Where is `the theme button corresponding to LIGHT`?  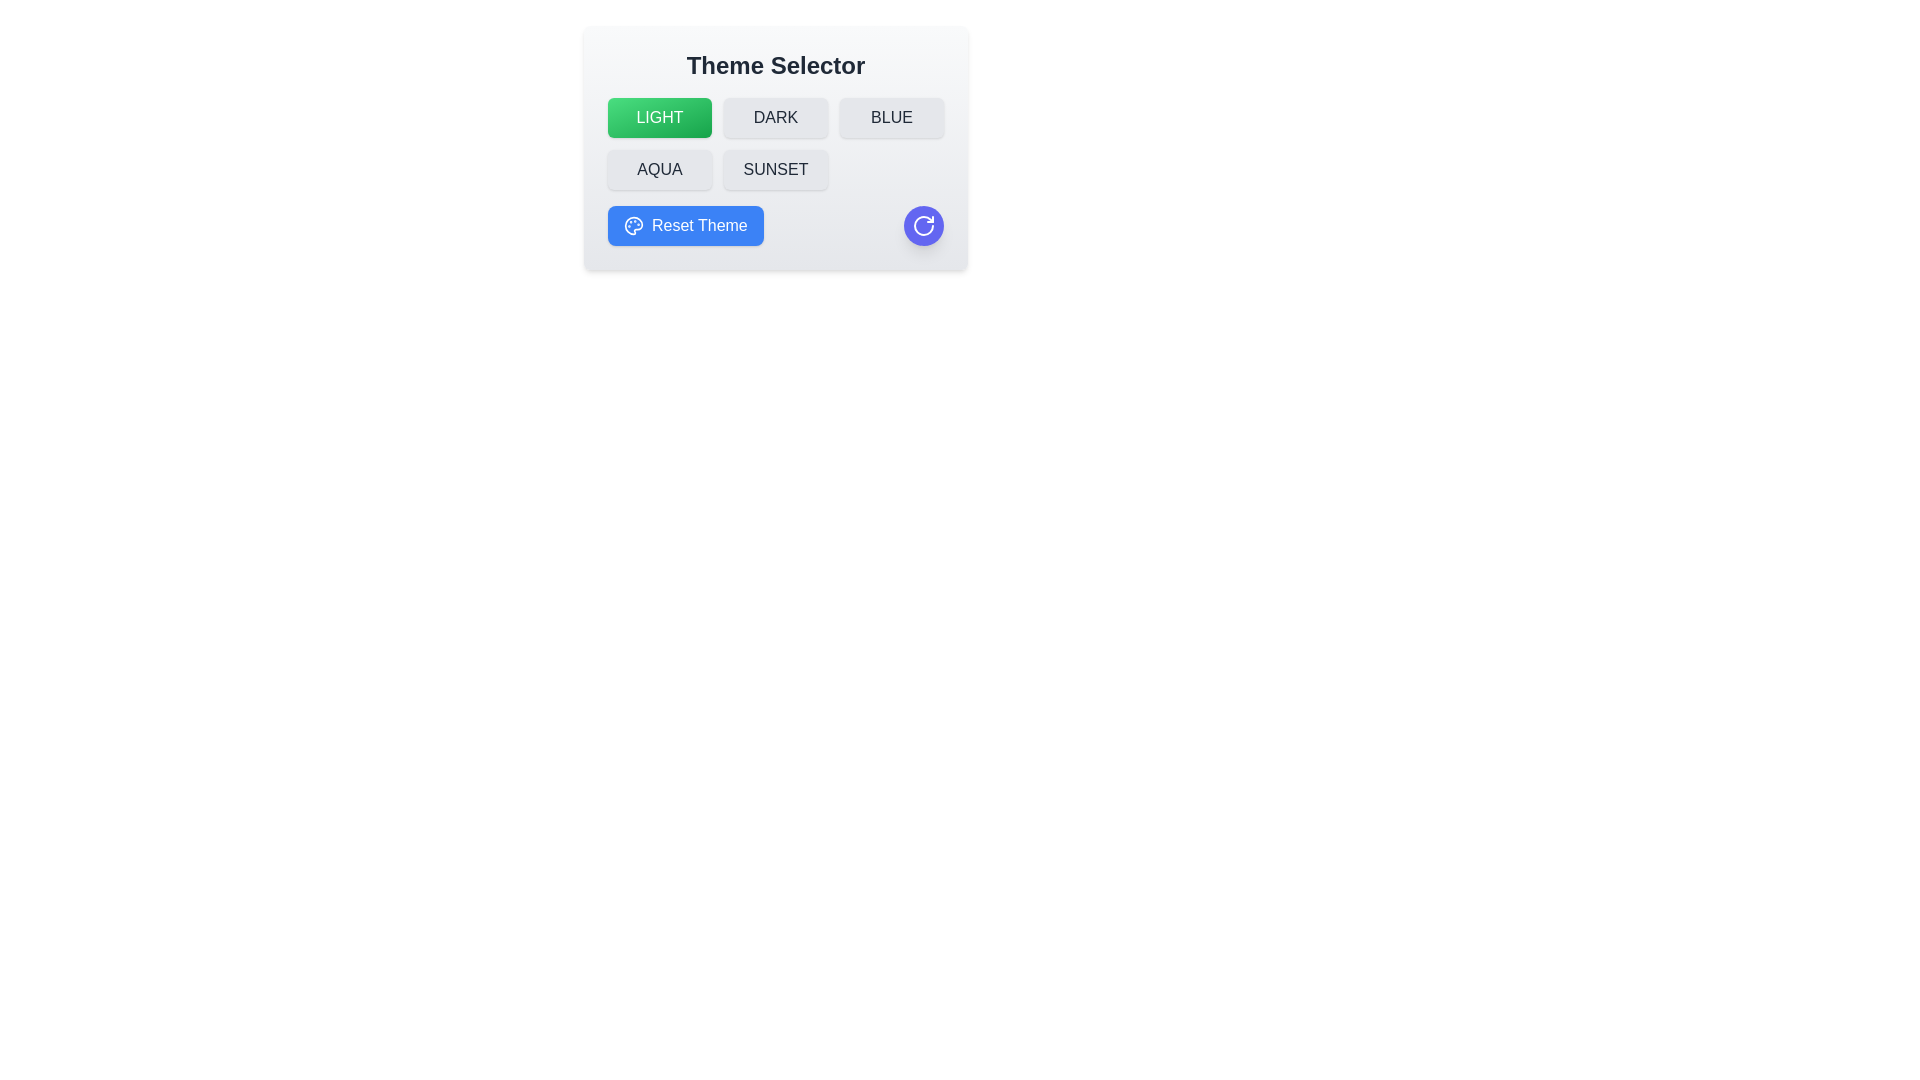 the theme button corresponding to LIGHT is located at coordinates (660, 118).